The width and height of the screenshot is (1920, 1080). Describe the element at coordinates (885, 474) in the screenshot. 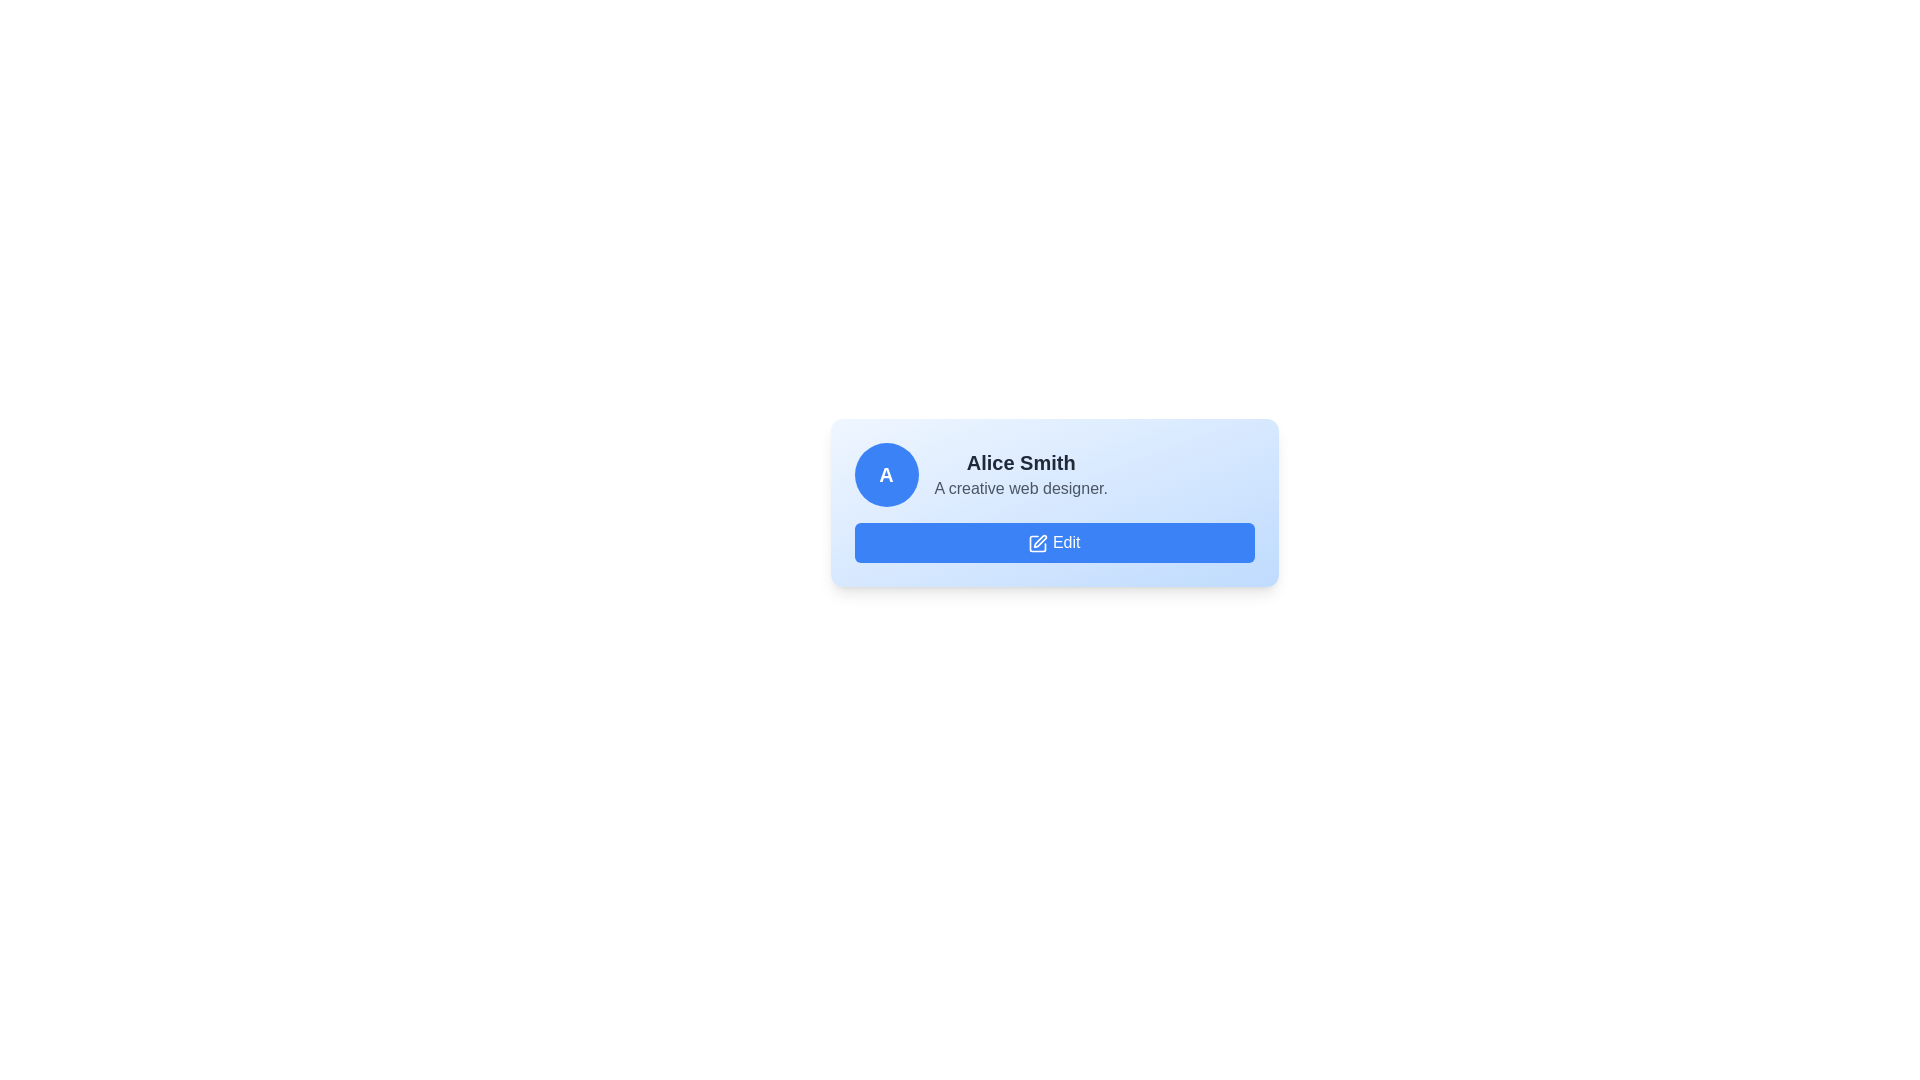

I see `the attributes of the avatar placeholder element representing a profile picture for 'Alice Smith' located on the far-left side of the horizontal arrangement` at that location.